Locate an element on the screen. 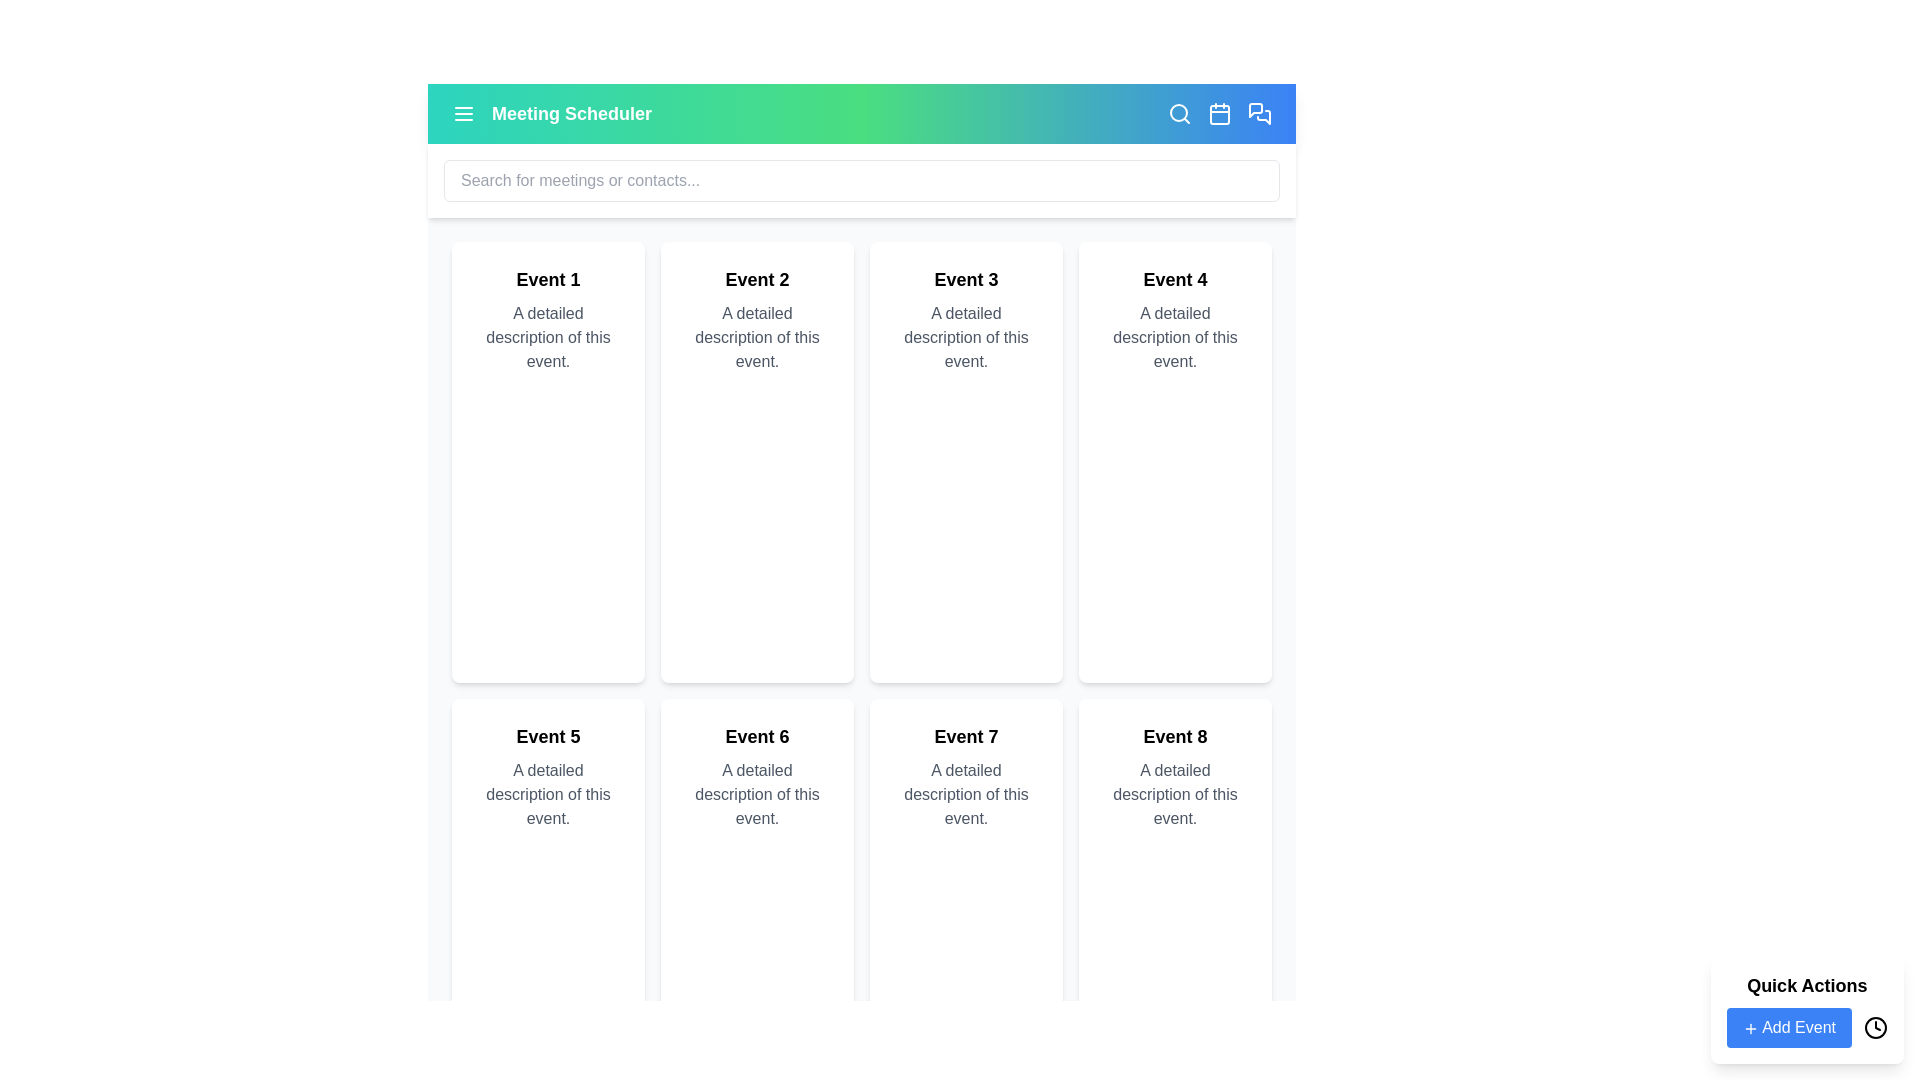  the Text label located in the bottom-right corner of the interface, which serves as a heading for a section grouping actionable items is located at coordinates (1807, 985).